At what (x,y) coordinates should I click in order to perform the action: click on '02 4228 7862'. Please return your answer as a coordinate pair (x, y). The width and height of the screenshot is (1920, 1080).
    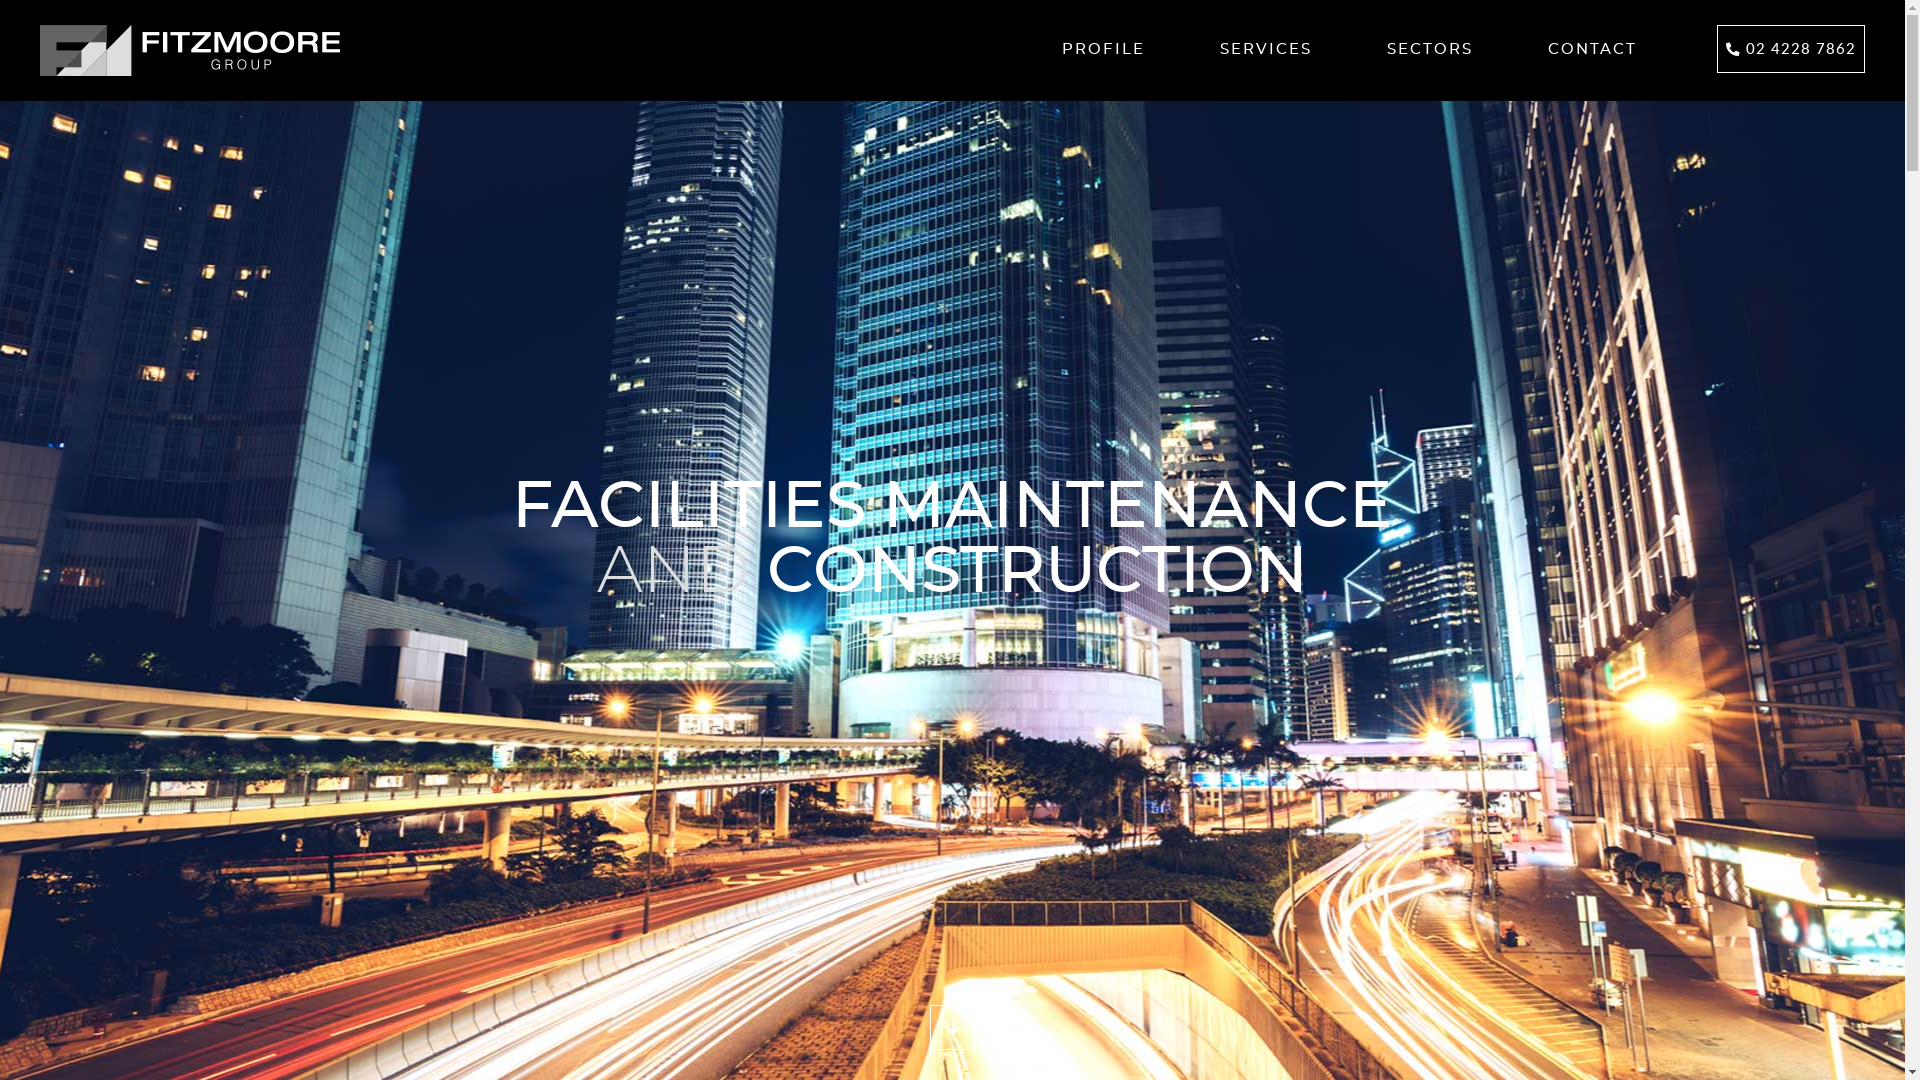
    Looking at the image, I should click on (1790, 48).